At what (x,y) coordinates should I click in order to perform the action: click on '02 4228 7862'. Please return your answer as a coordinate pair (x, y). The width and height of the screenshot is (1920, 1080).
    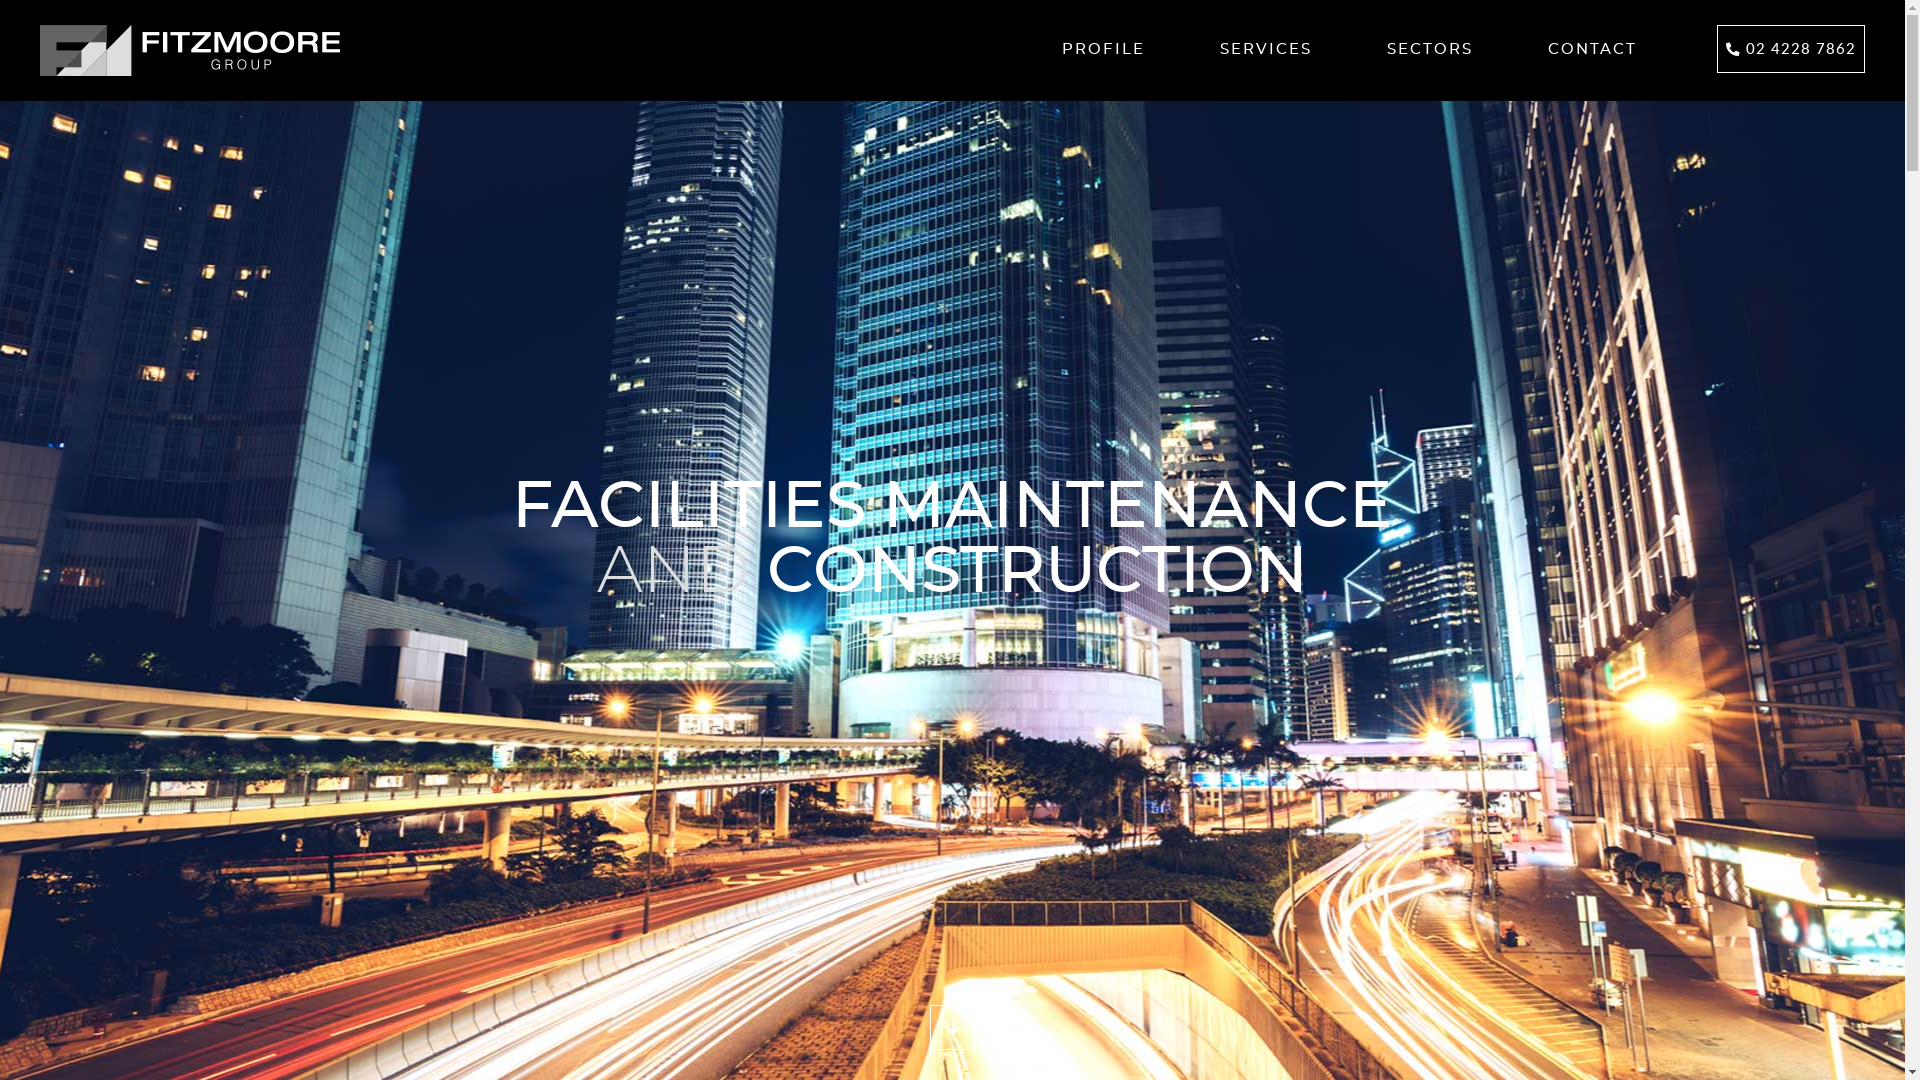
    Looking at the image, I should click on (1790, 48).